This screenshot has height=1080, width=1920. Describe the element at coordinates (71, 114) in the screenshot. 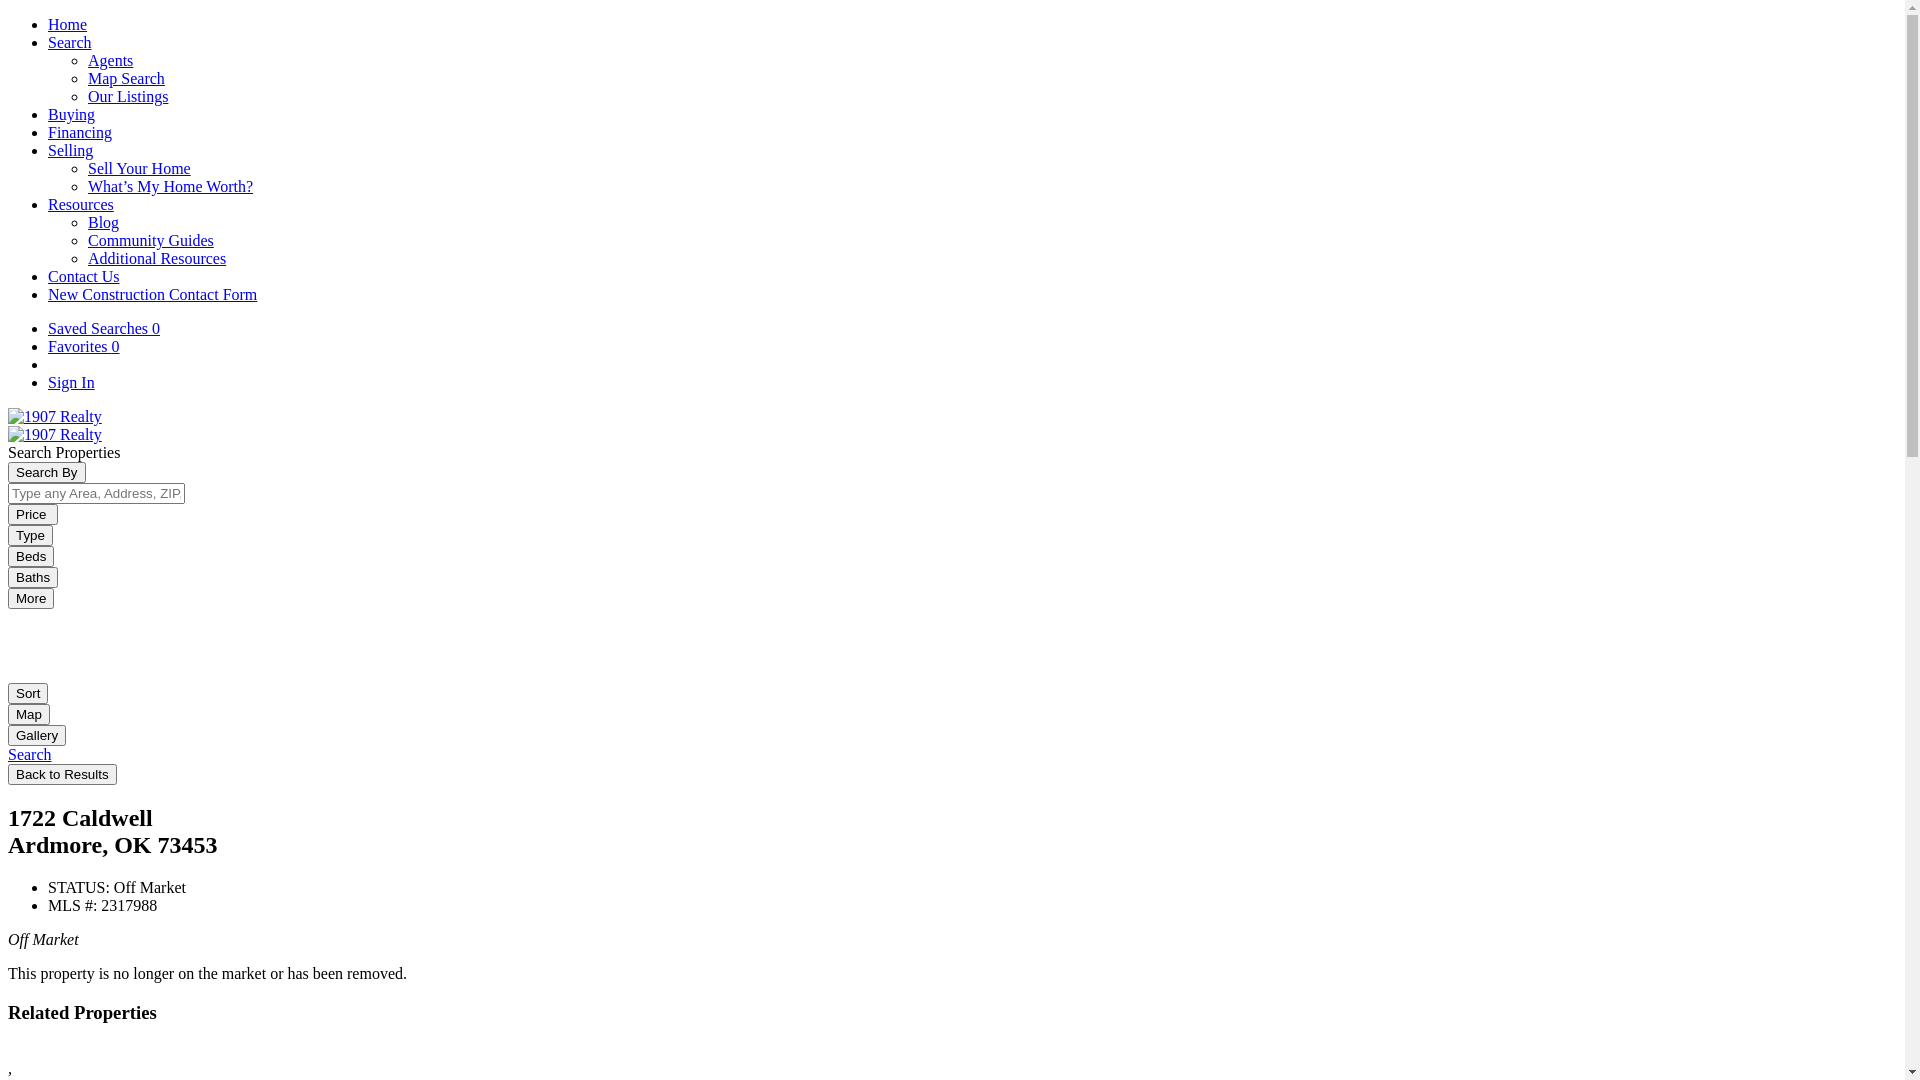

I see `'Buying'` at that location.